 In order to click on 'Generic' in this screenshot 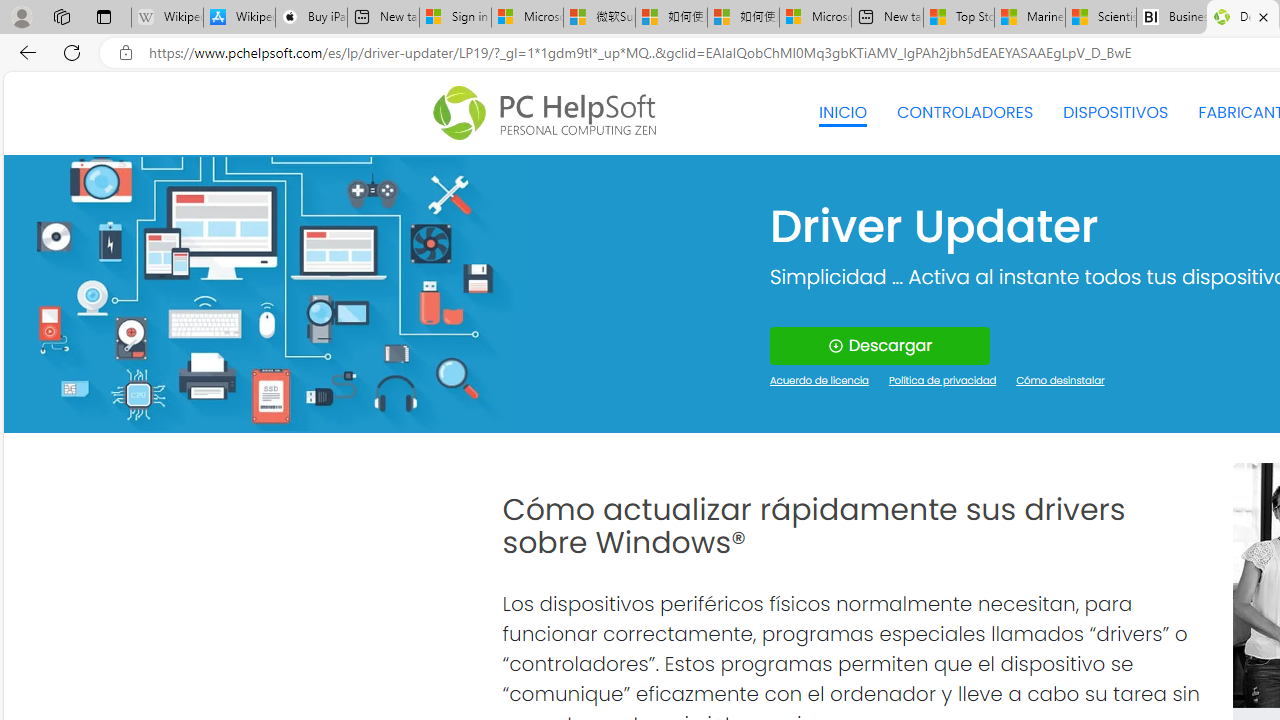, I will do `click(262, 293)`.